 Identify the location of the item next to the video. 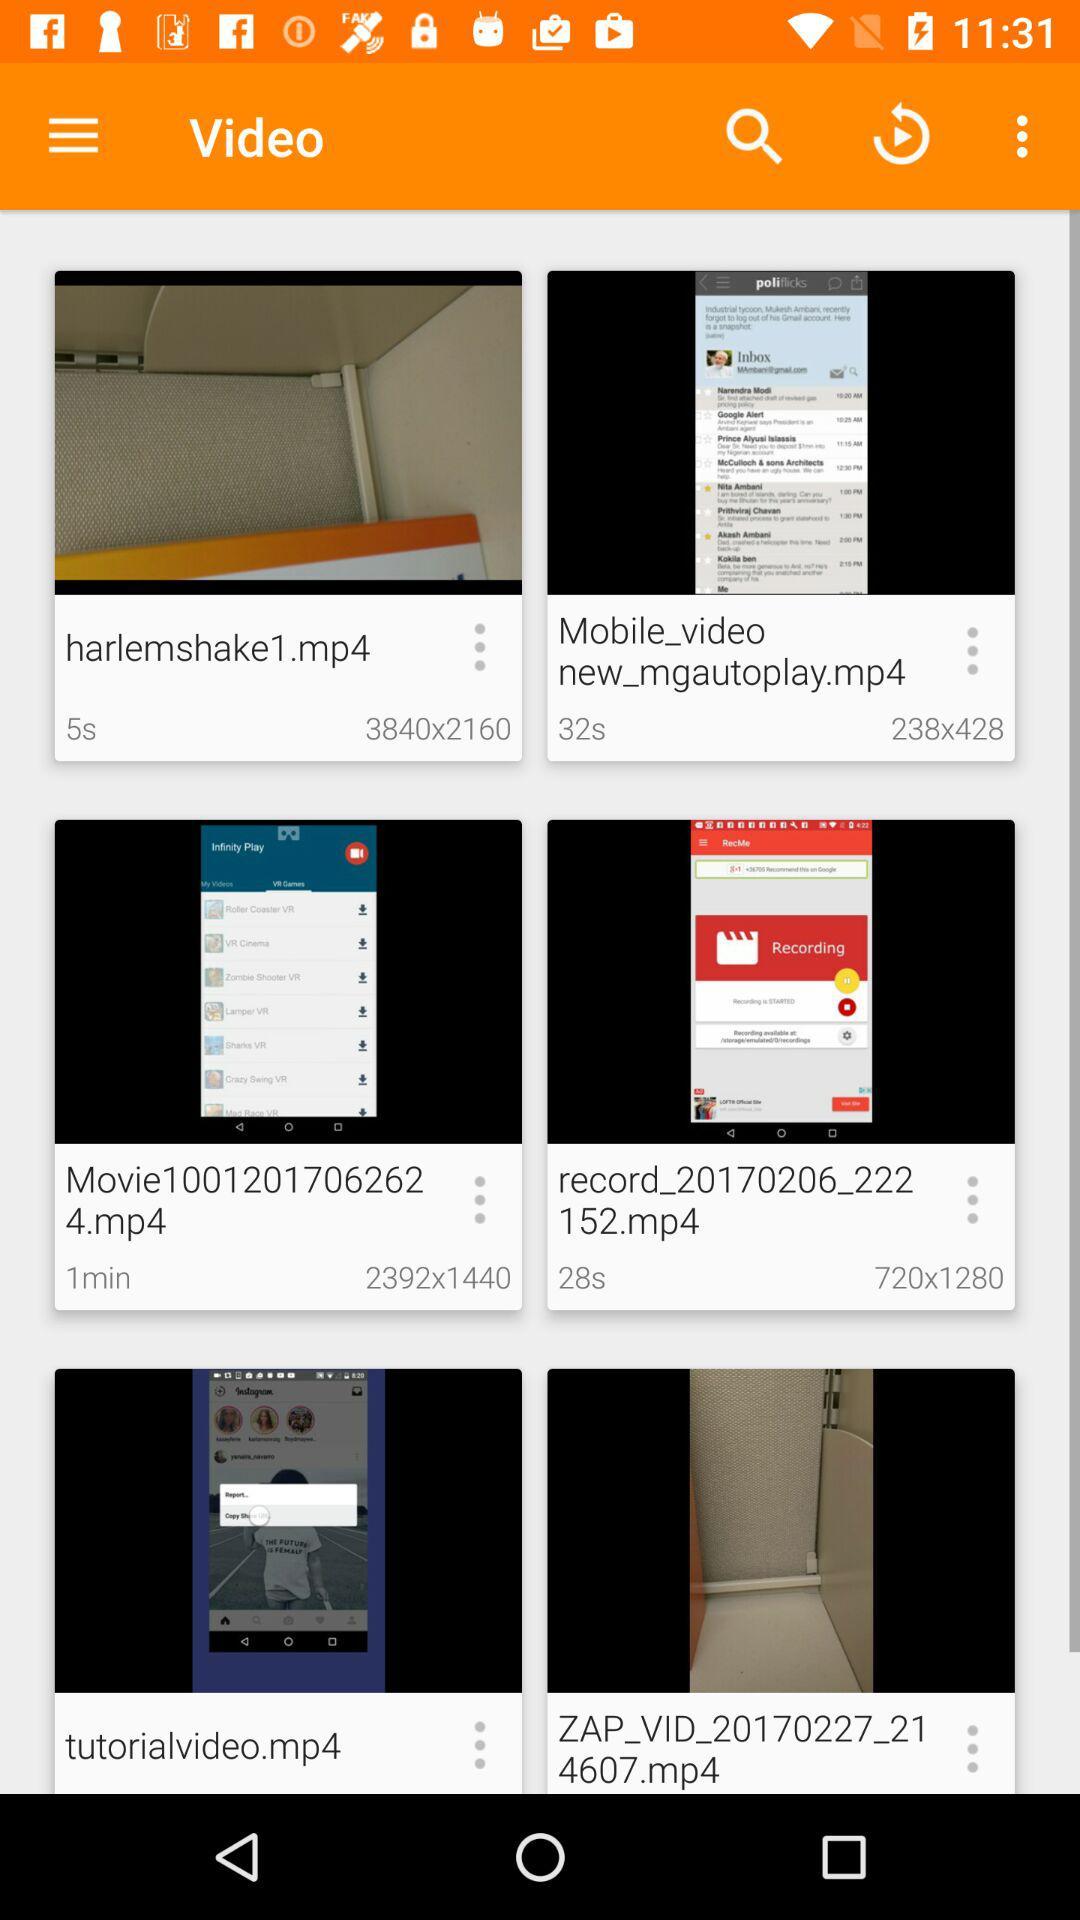
(72, 135).